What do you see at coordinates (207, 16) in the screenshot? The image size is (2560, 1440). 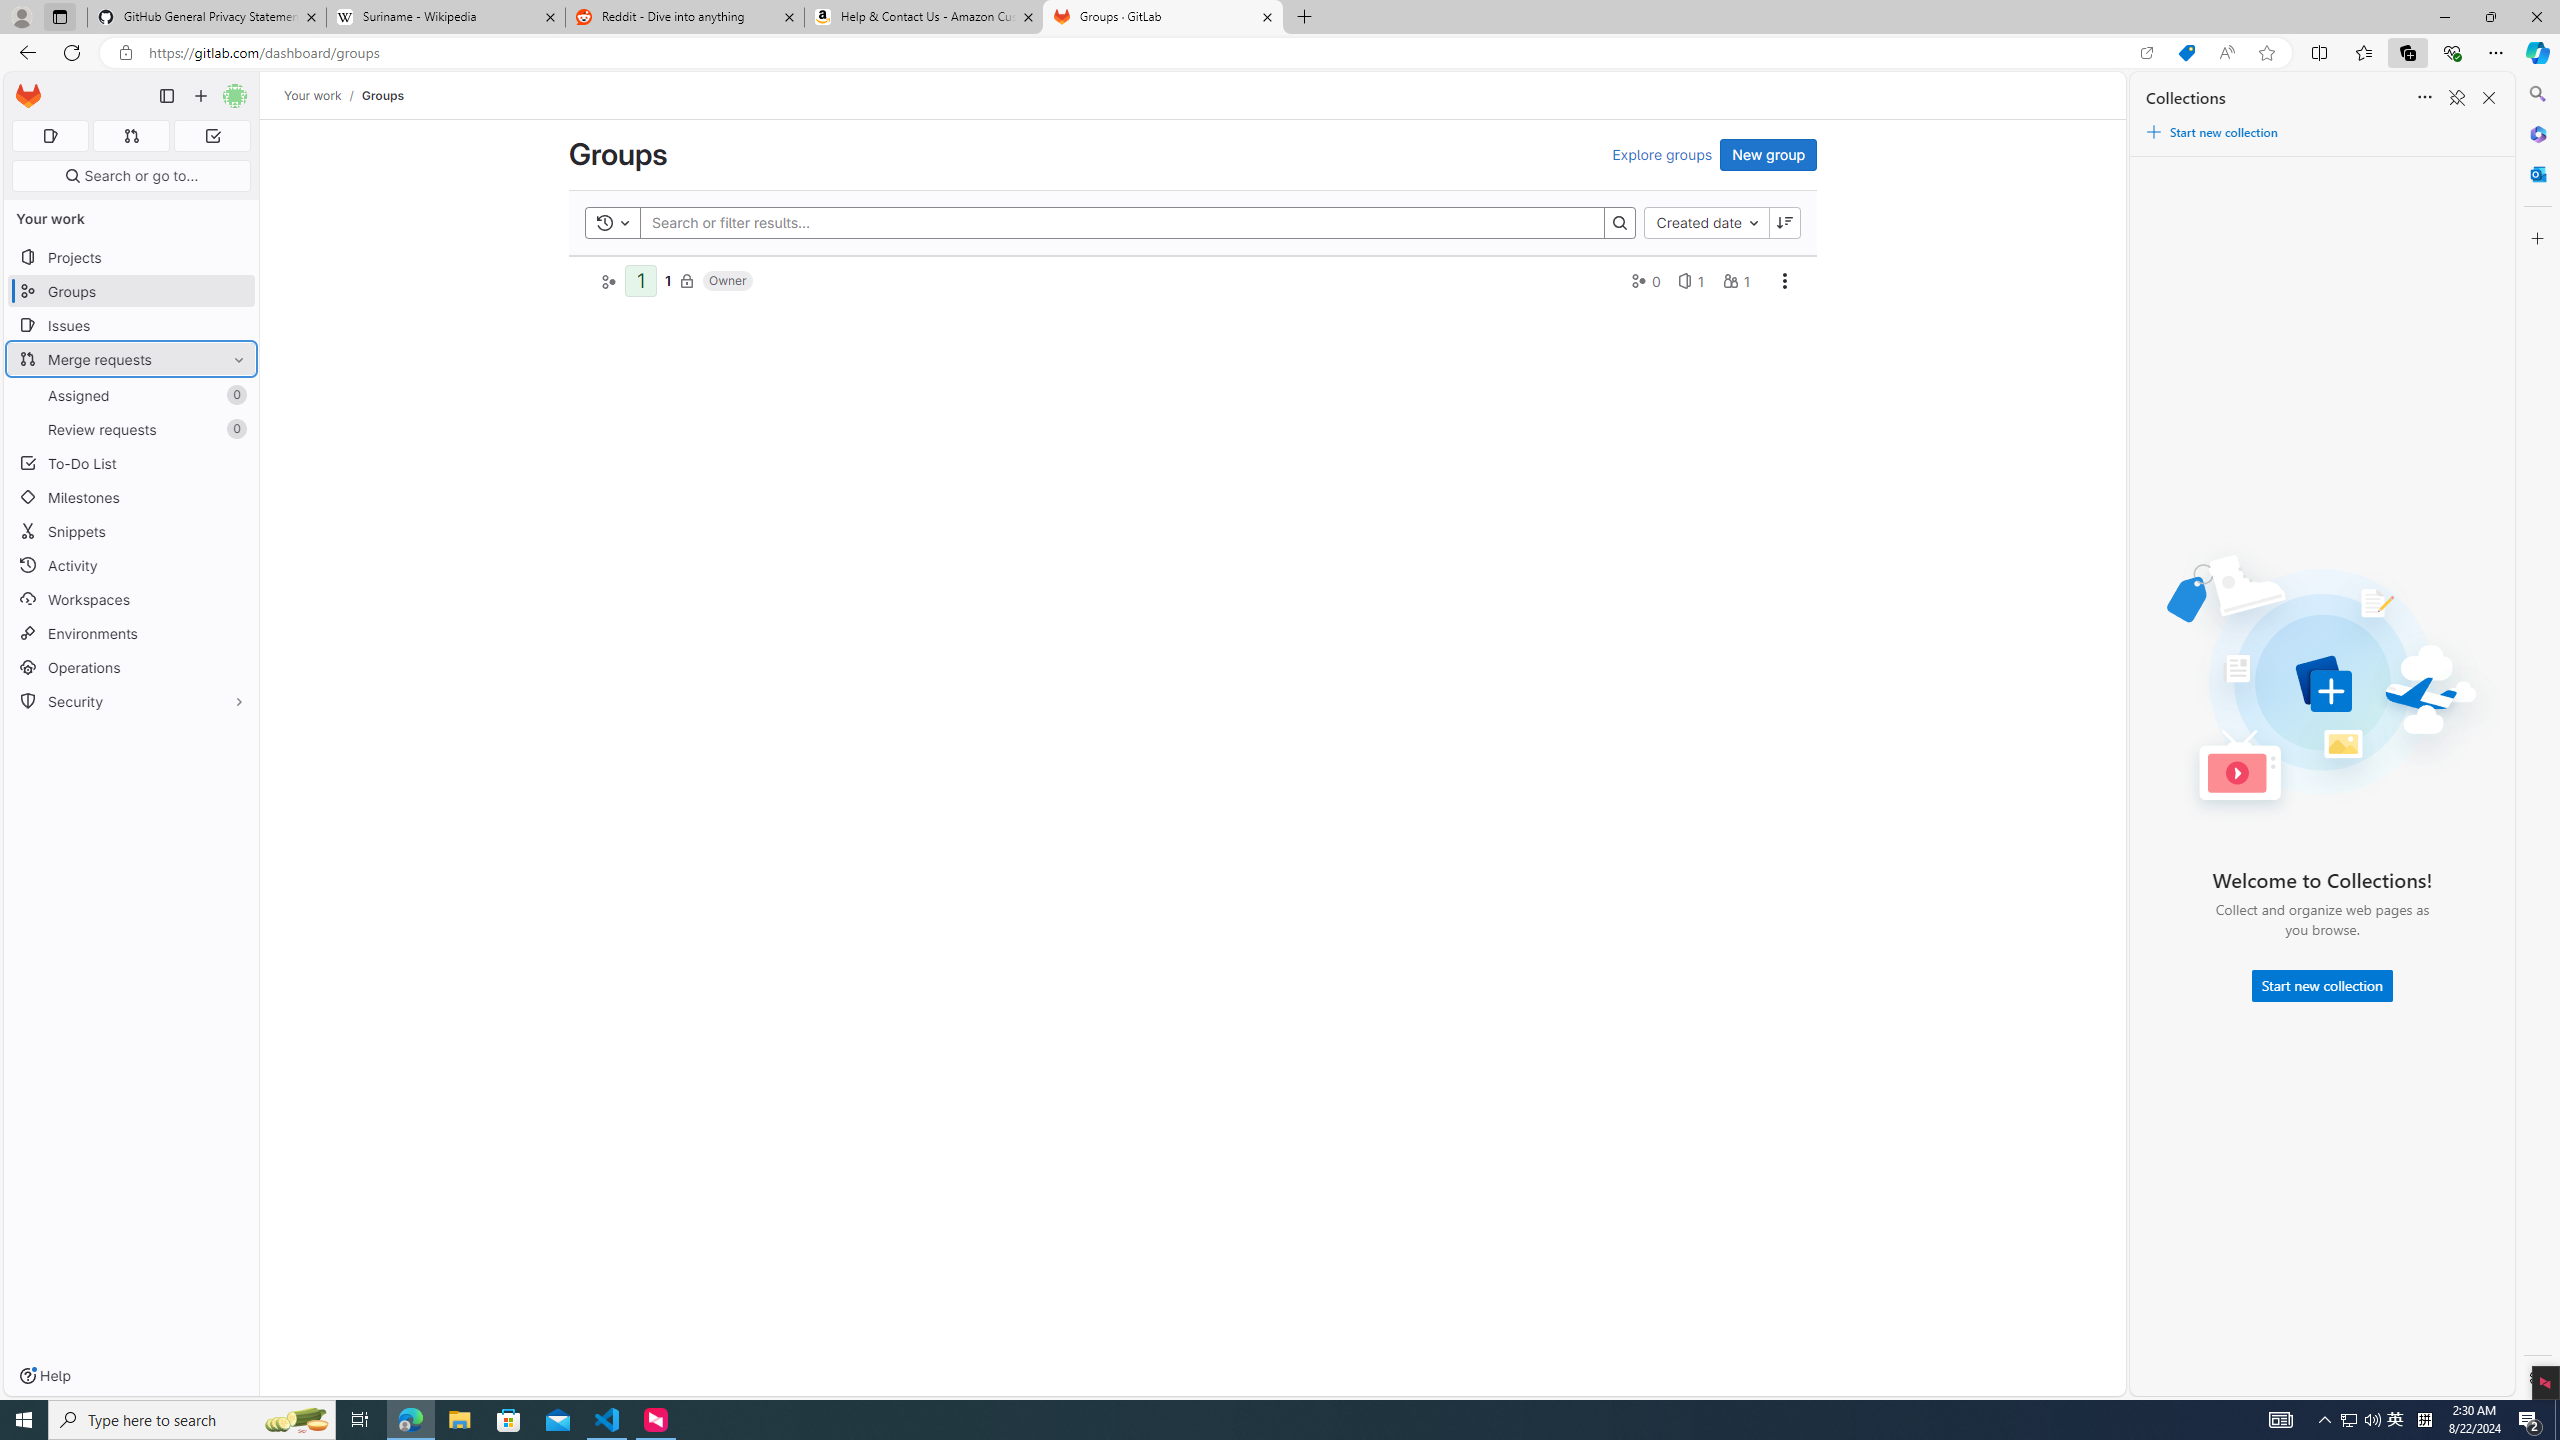 I see `'GitHub General Privacy Statement - GitHub Docs'` at bounding box center [207, 16].